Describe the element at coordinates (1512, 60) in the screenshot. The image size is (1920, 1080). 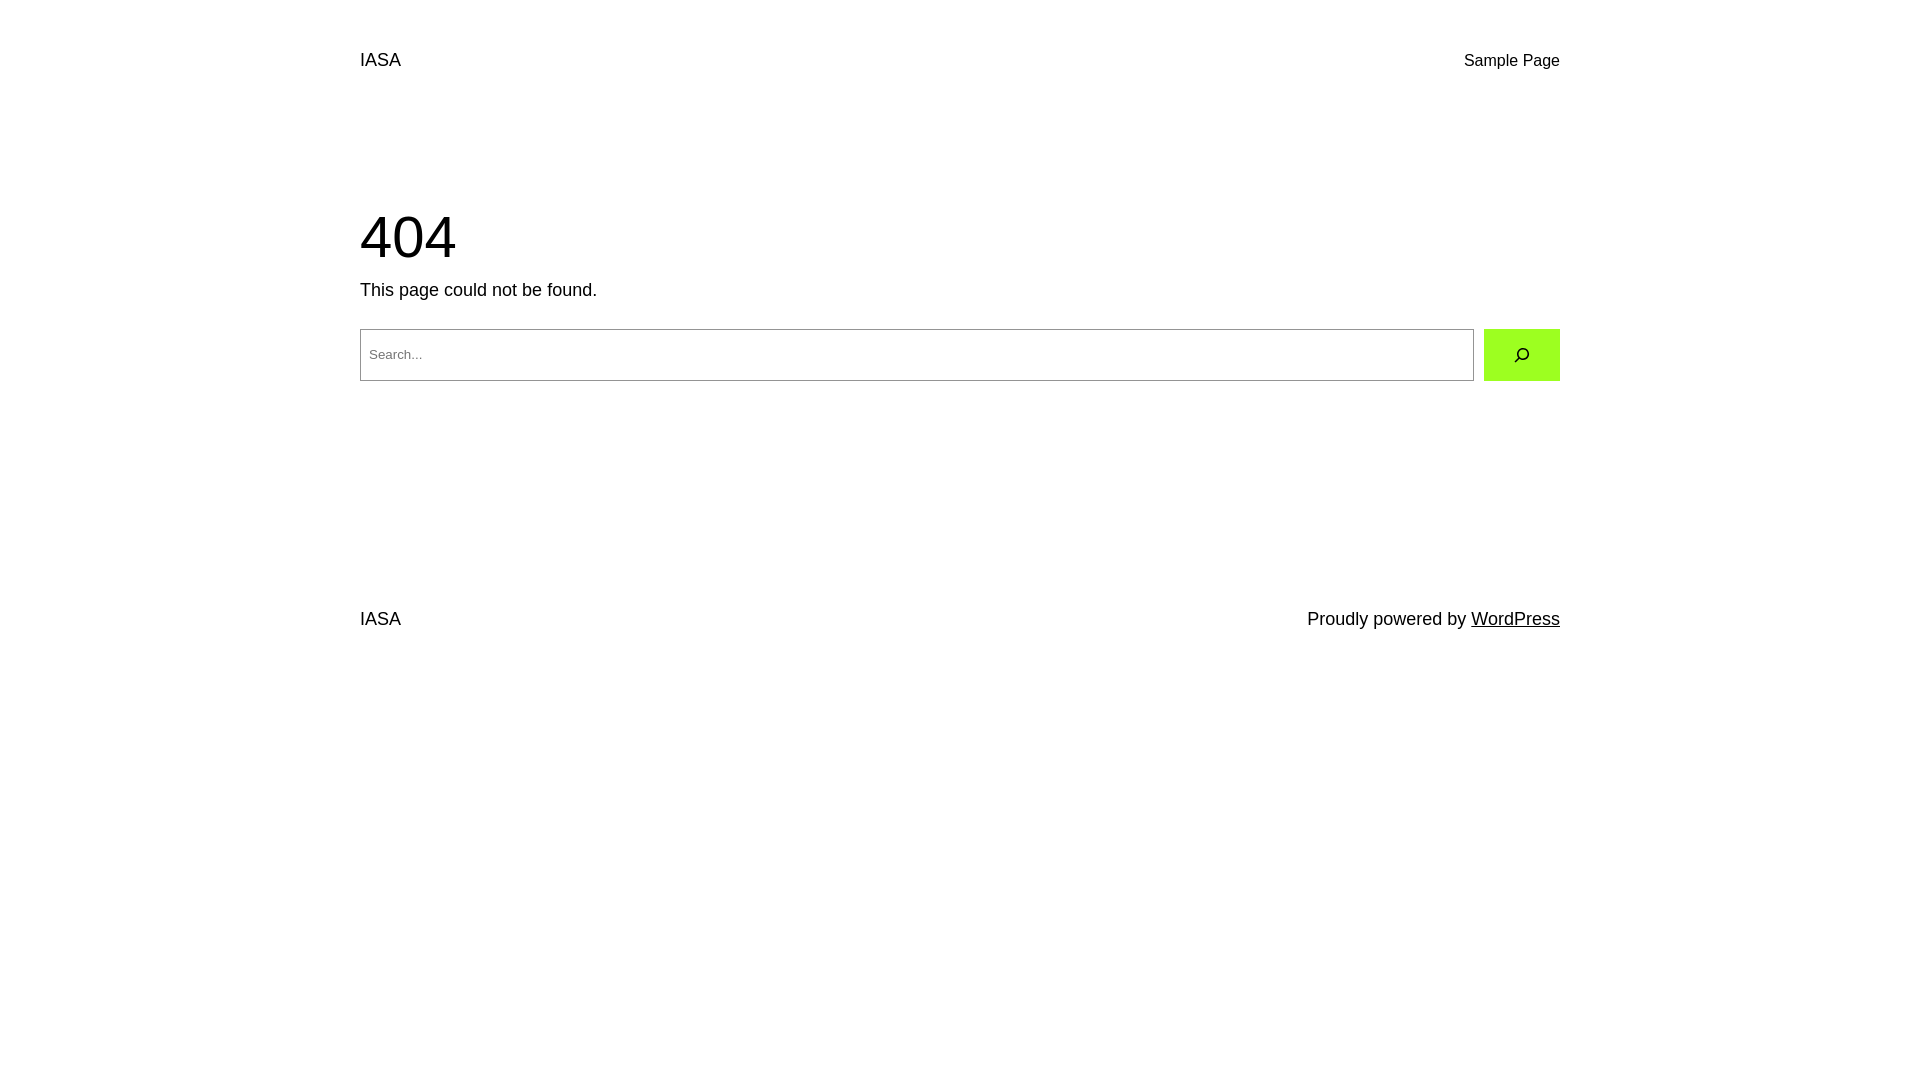
I see `'Sample Page'` at that location.